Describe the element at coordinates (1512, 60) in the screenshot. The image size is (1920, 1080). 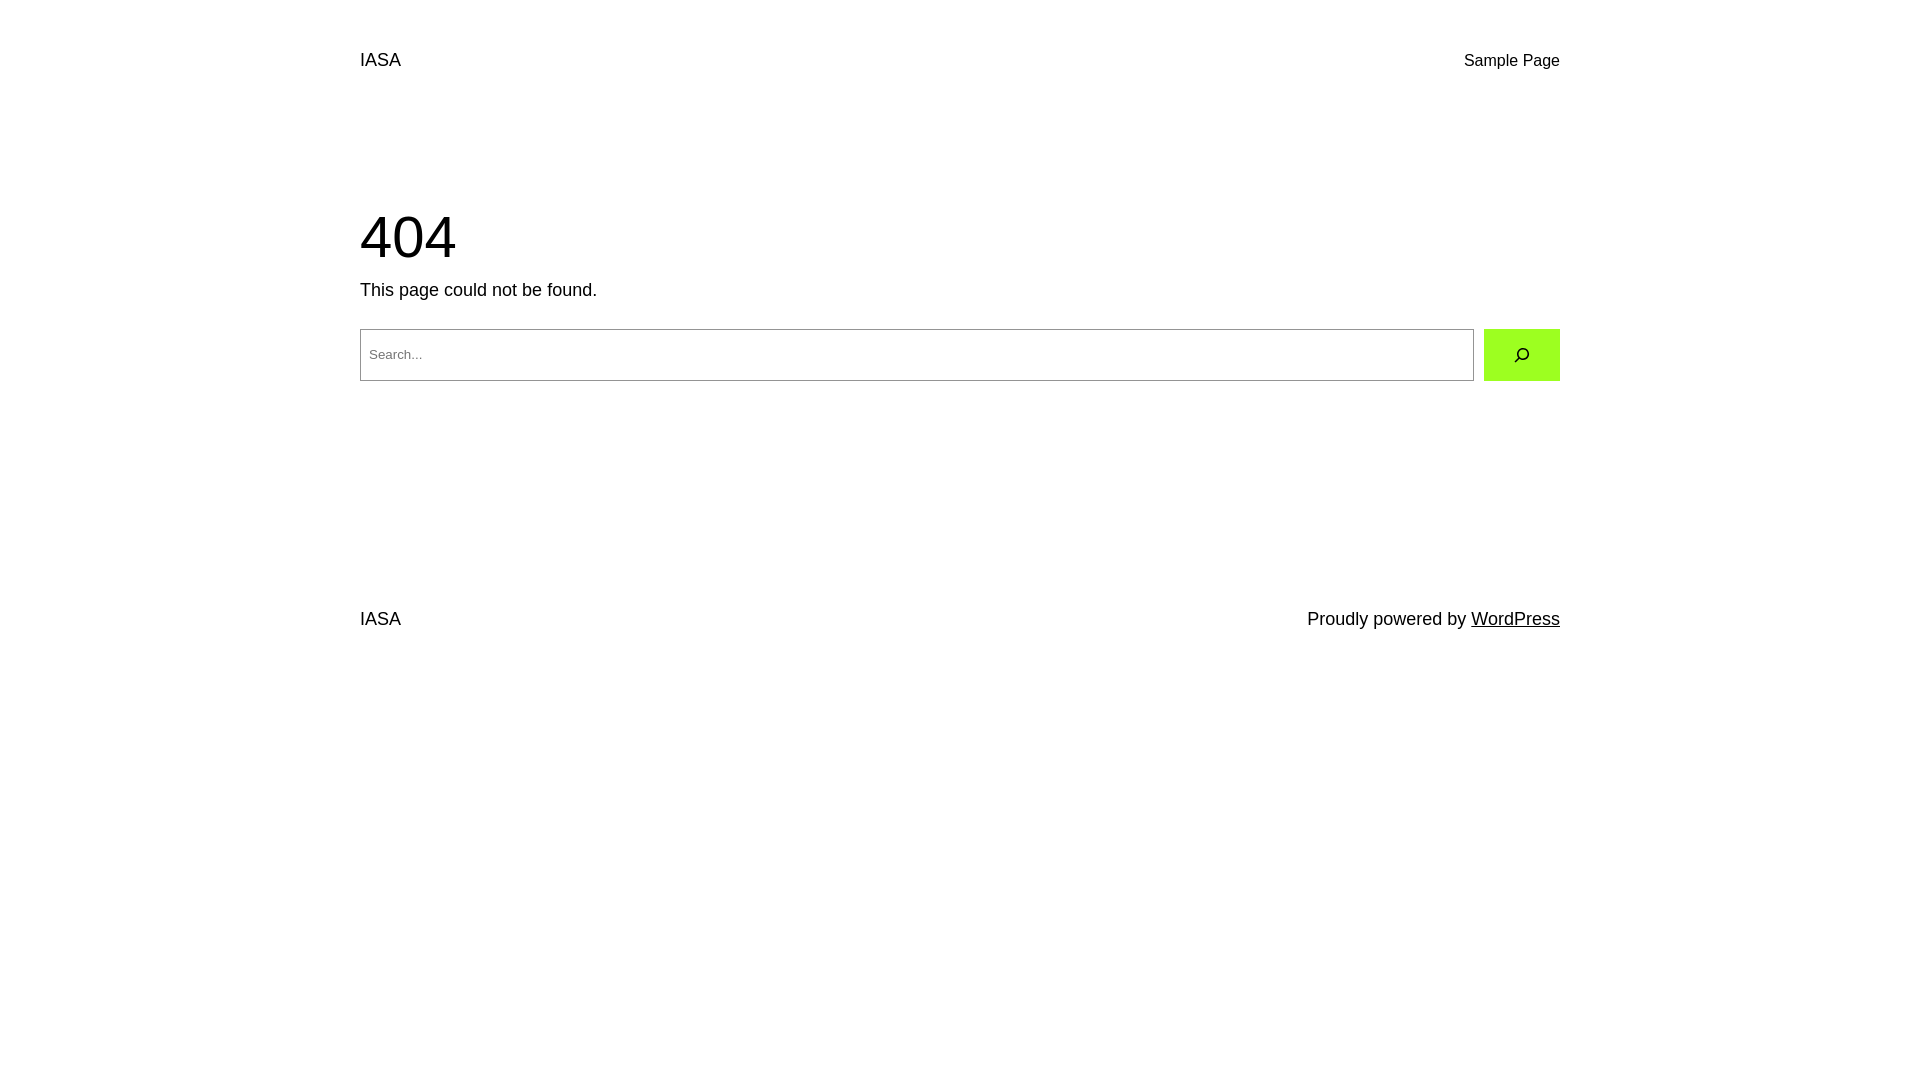
I see `'Sample Page'` at that location.